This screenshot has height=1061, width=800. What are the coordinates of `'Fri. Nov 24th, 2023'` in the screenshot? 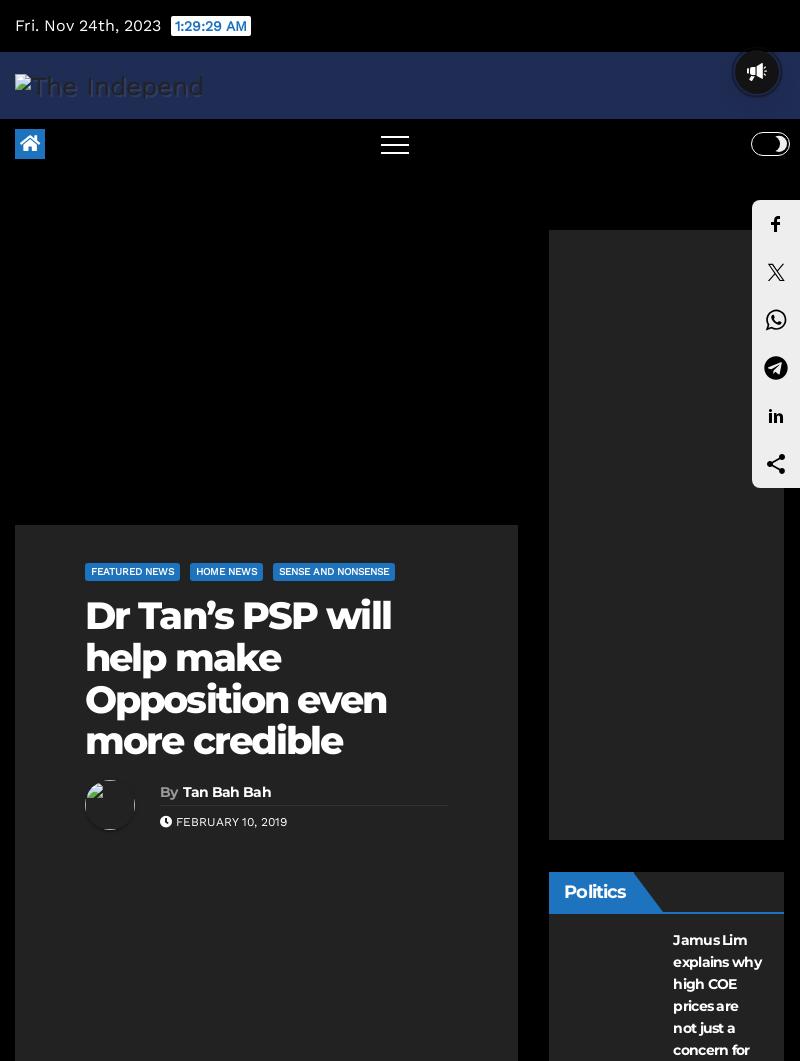 It's located at (90, 25).